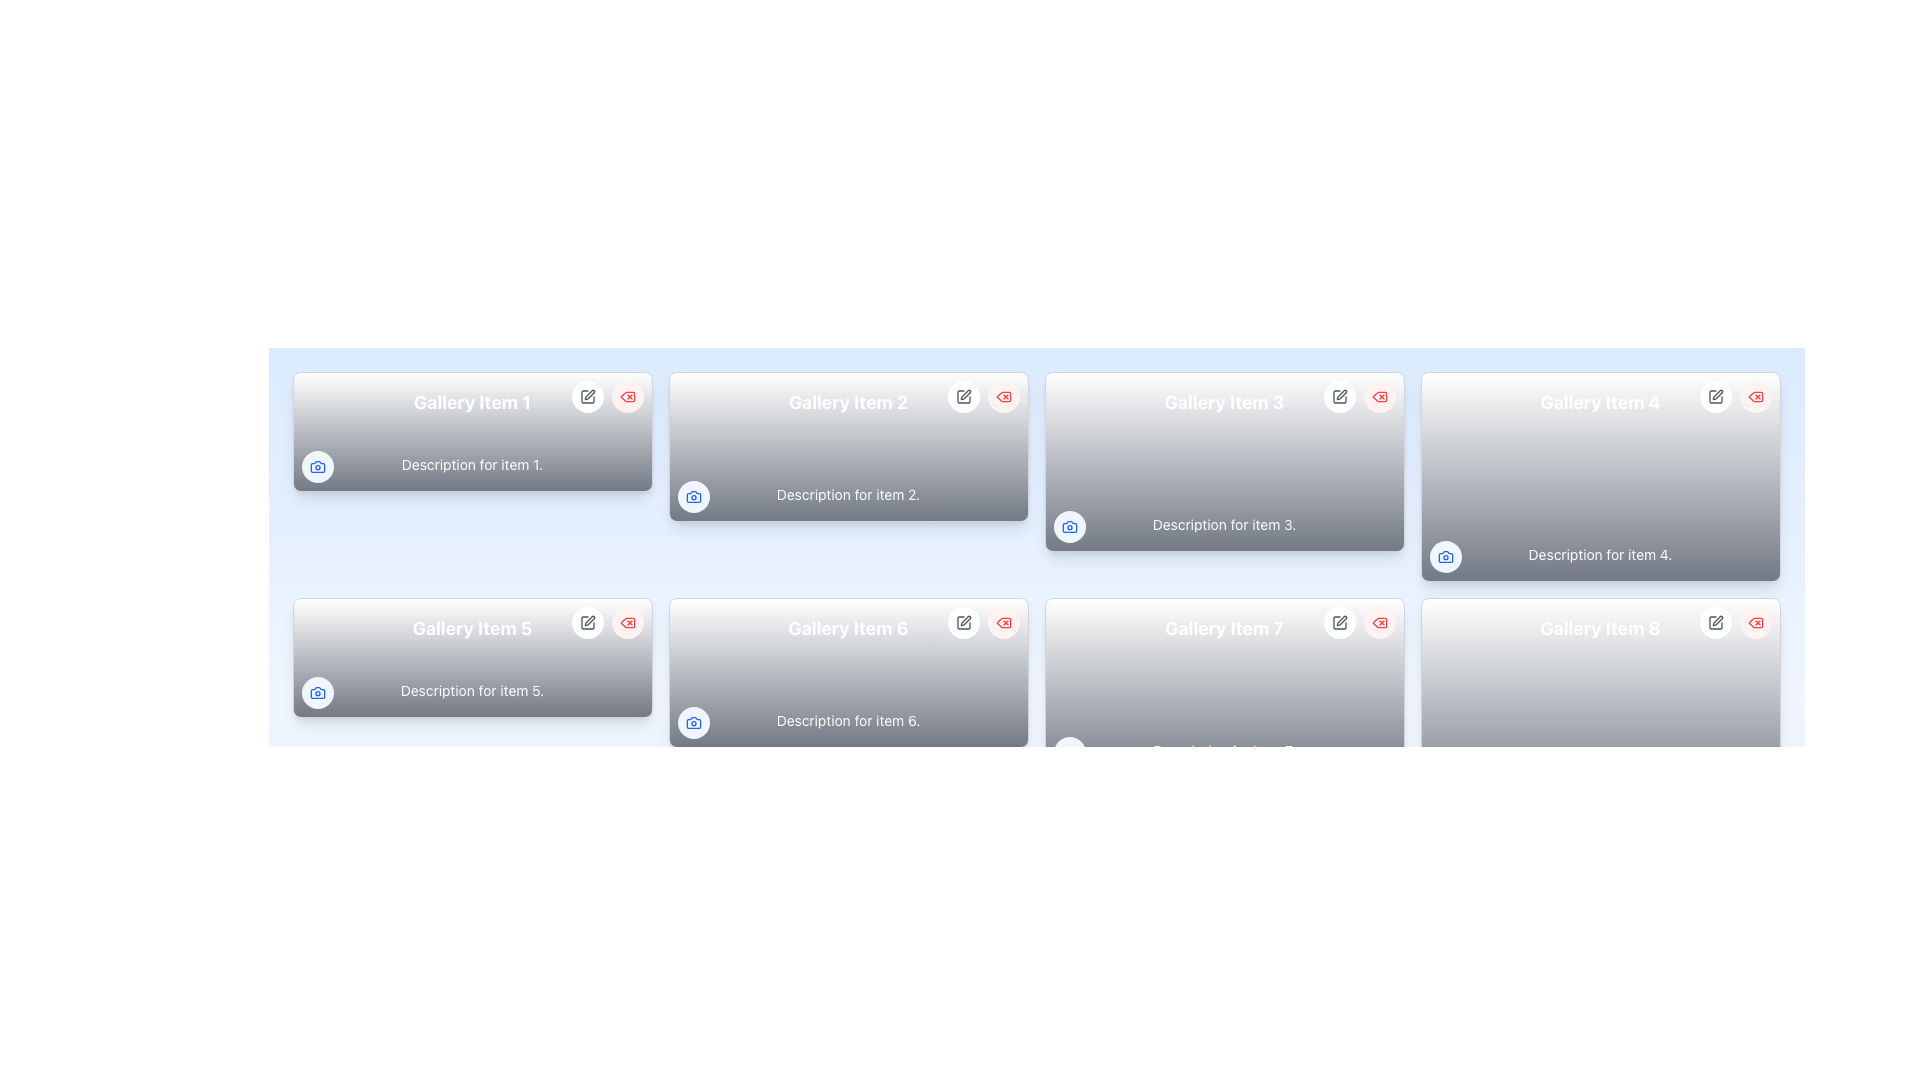 The image size is (1920, 1080). What do you see at coordinates (316, 692) in the screenshot?
I see `the gallery icon located within the blue-shaded button at the bottom-left corner of the tile labeled 'Gallery Item 5'` at bounding box center [316, 692].